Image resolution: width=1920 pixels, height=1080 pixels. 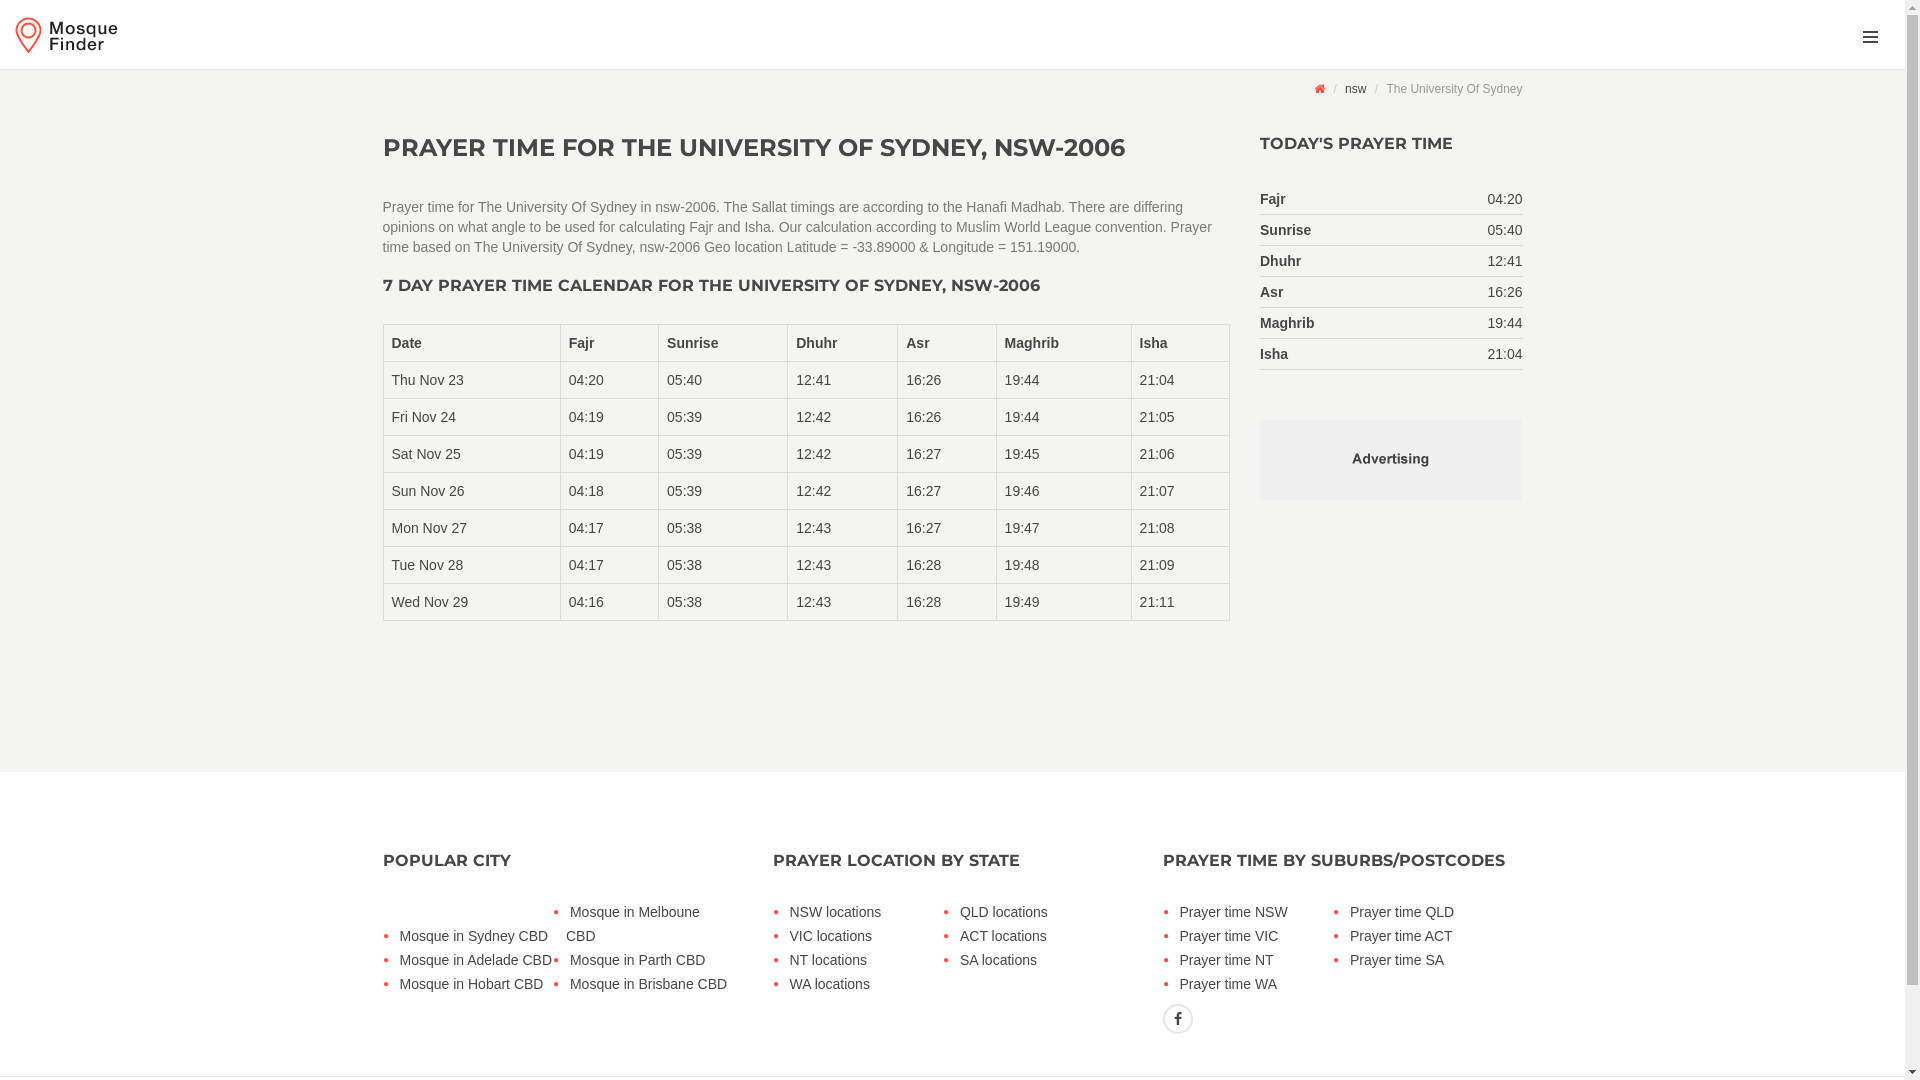 I want to click on 'Mosque in Adelade CBD', so click(x=478, y=959).